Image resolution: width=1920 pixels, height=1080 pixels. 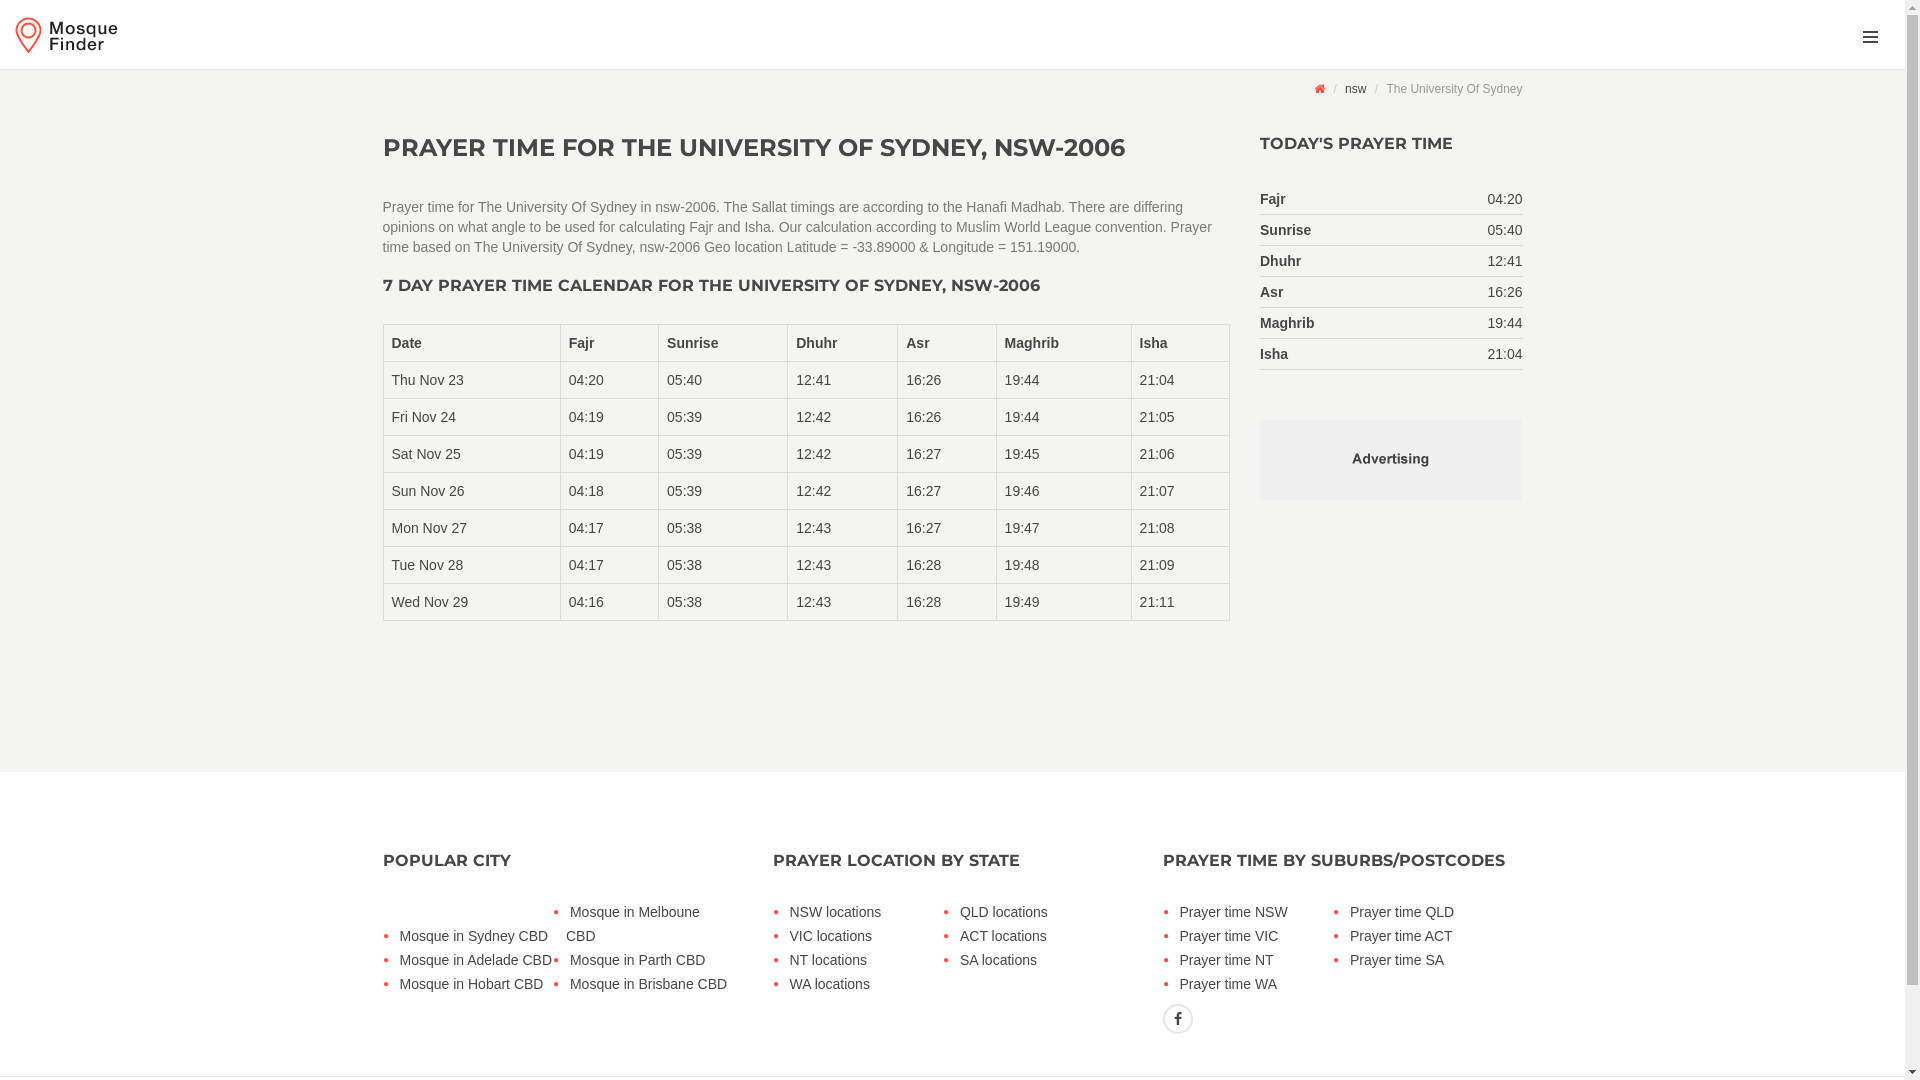 I want to click on 'Mosque in Adelade CBD', so click(x=478, y=959).